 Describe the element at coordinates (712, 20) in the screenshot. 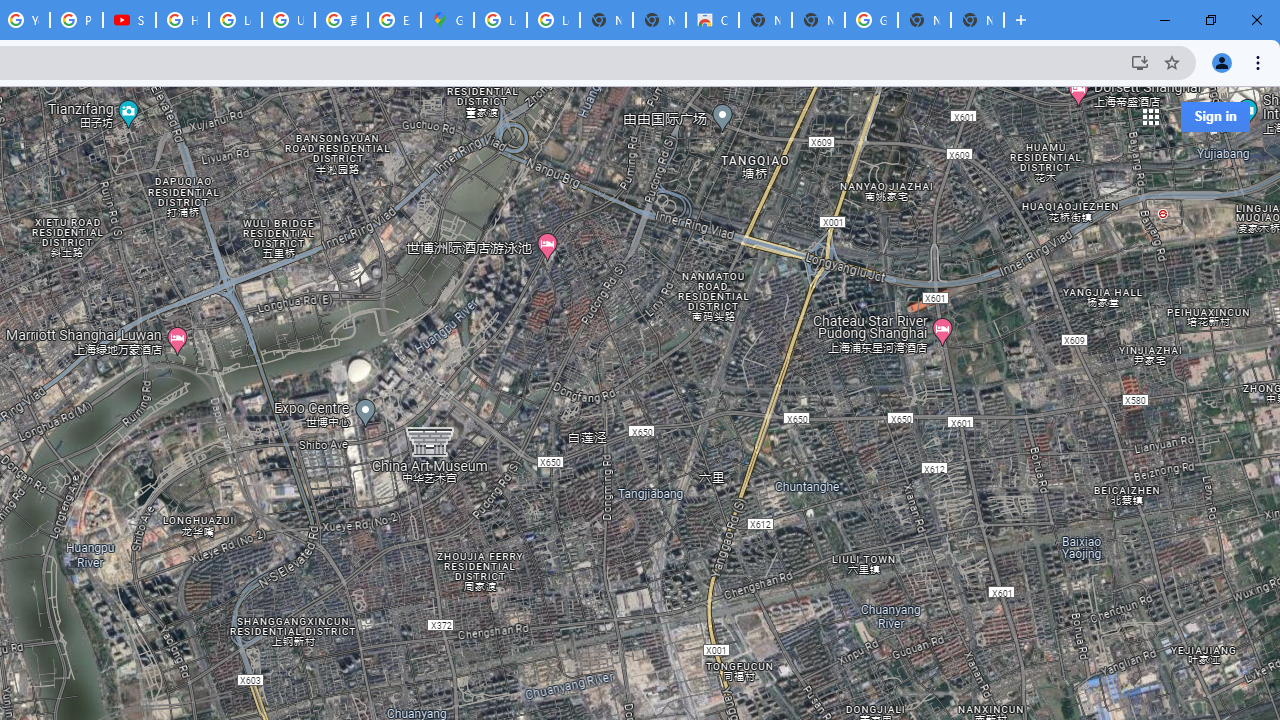

I see `'Chrome Web Store'` at that location.